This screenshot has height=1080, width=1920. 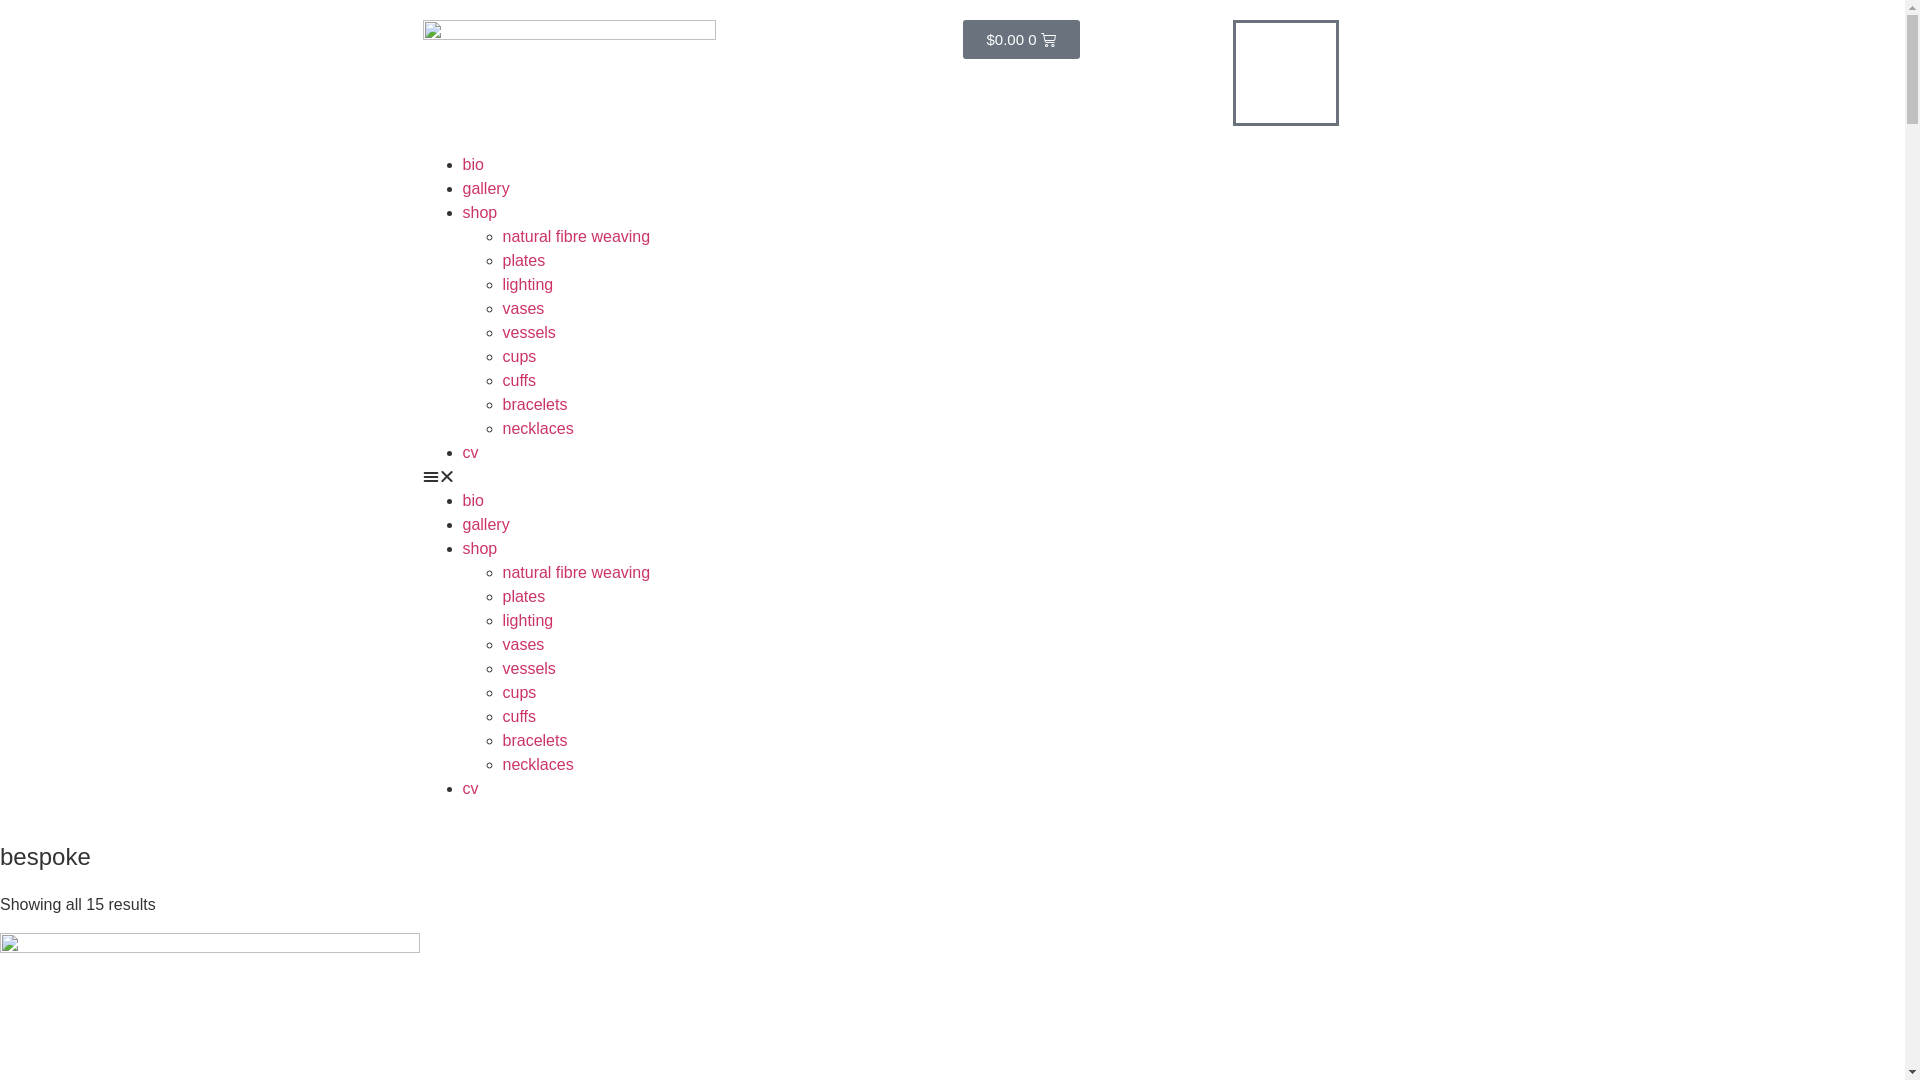 I want to click on 'cuffs', so click(x=518, y=380).